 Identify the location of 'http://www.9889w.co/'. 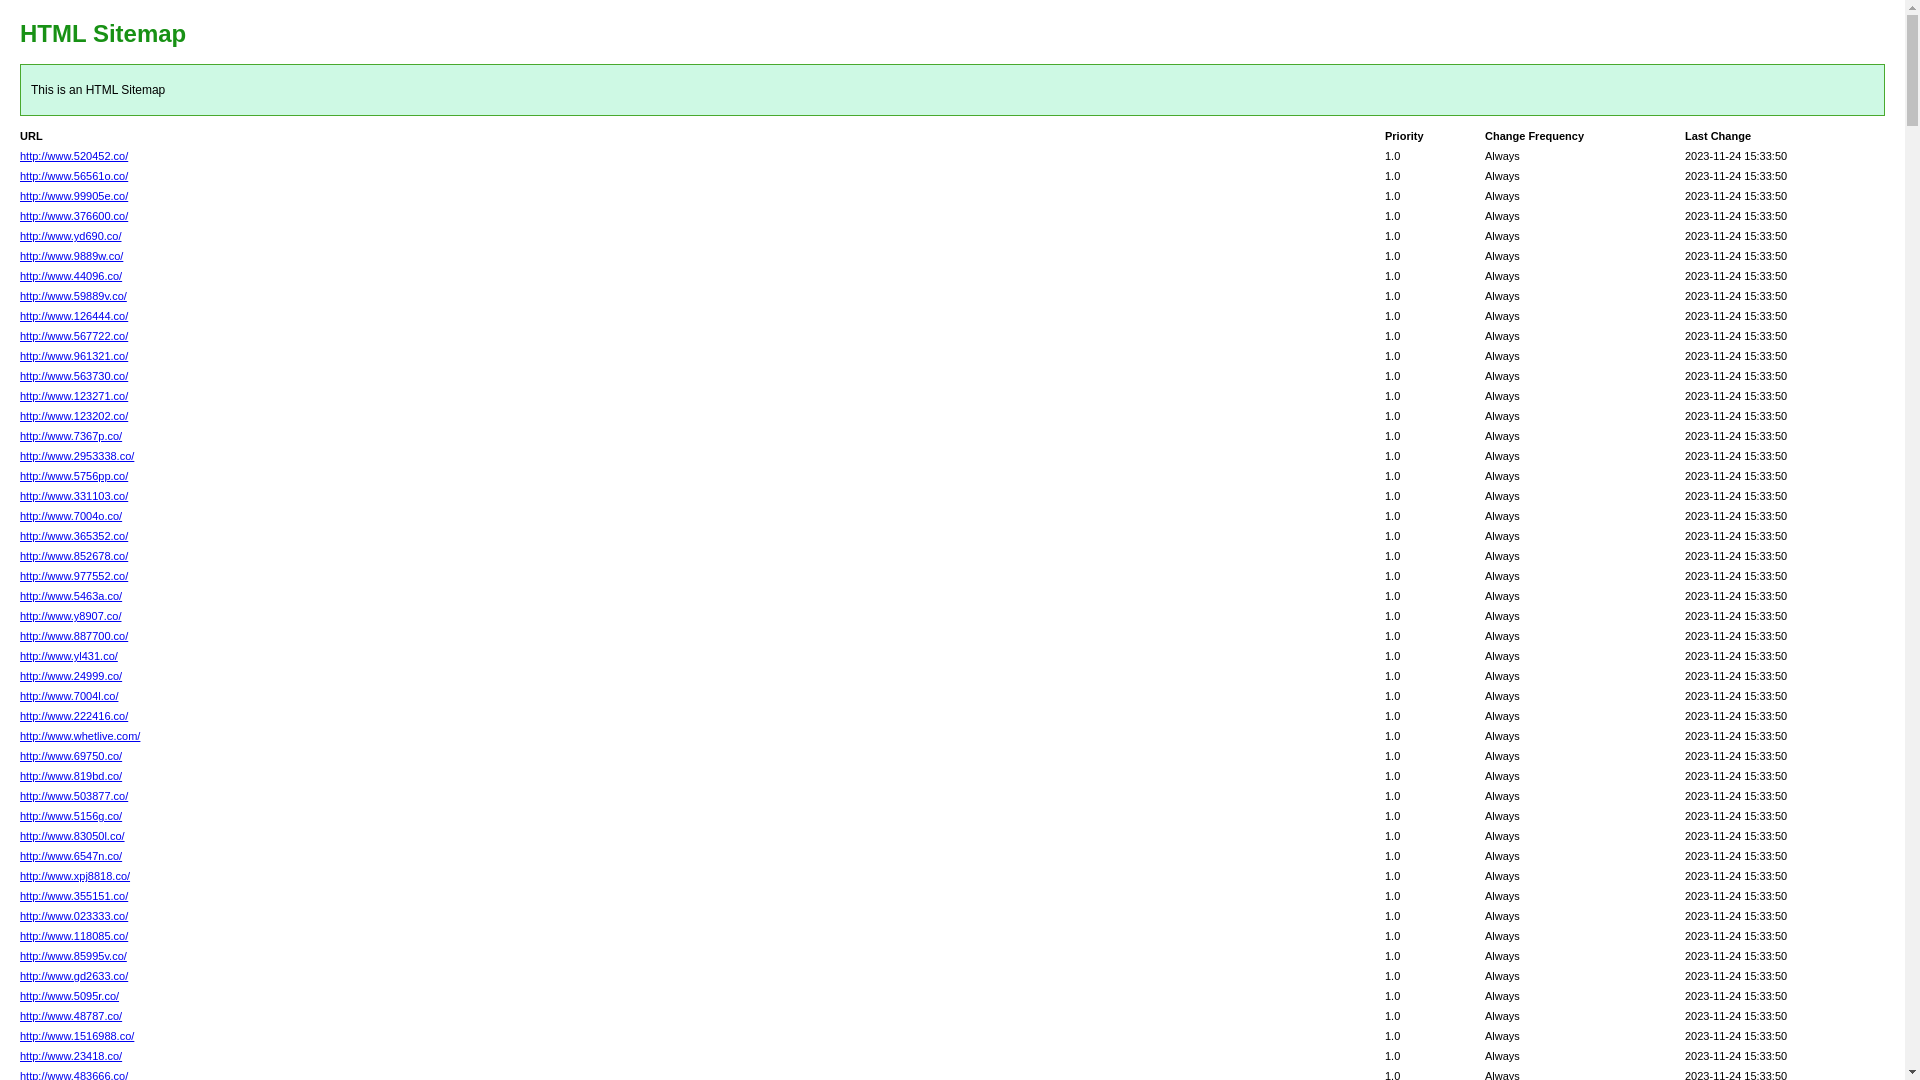
(19, 254).